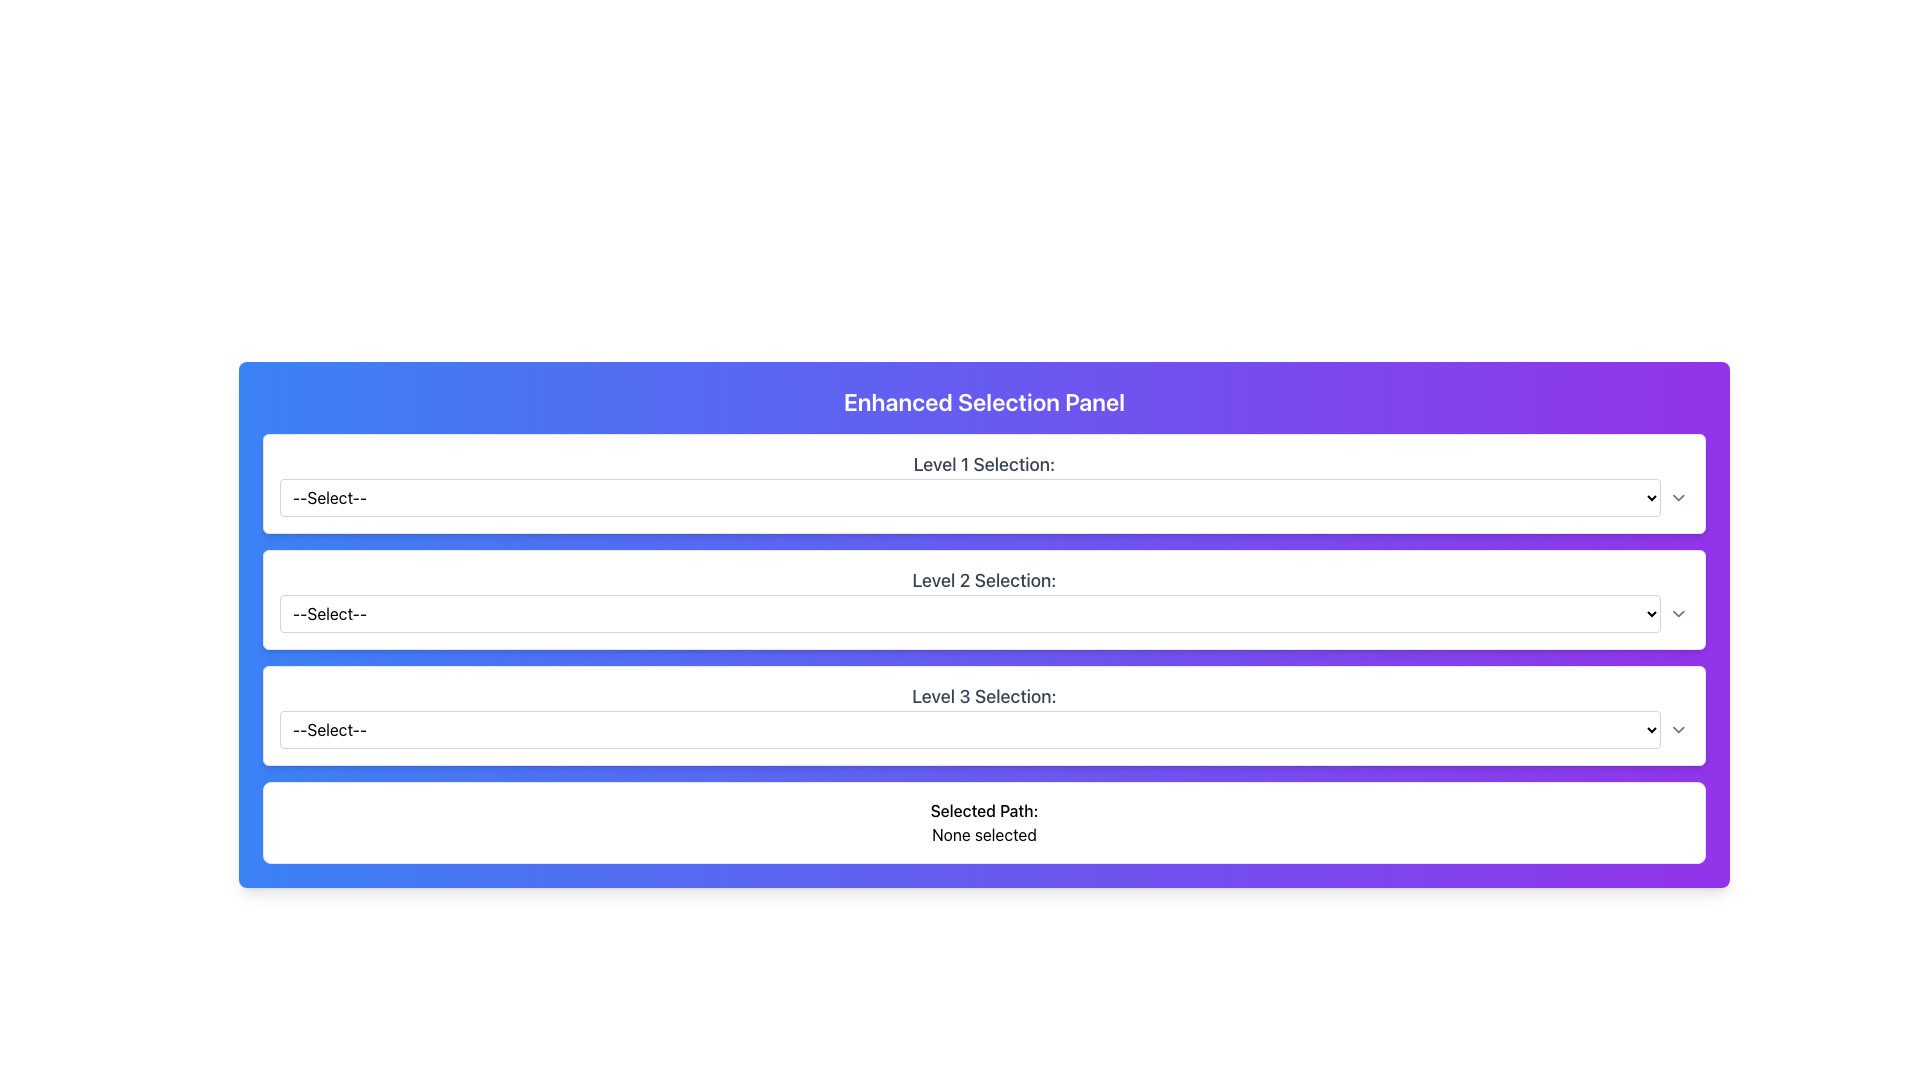 This screenshot has height=1080, width=1920. What do you see at coordinates (984, 696) in the screenshot?
I see `the text label reading 'Level 3 Selection:' which is styled with a larger font size, medium weight, and gray color, located in the centered region of the panel above its corresponding dropdown menu` at bounding box center [984, 696].